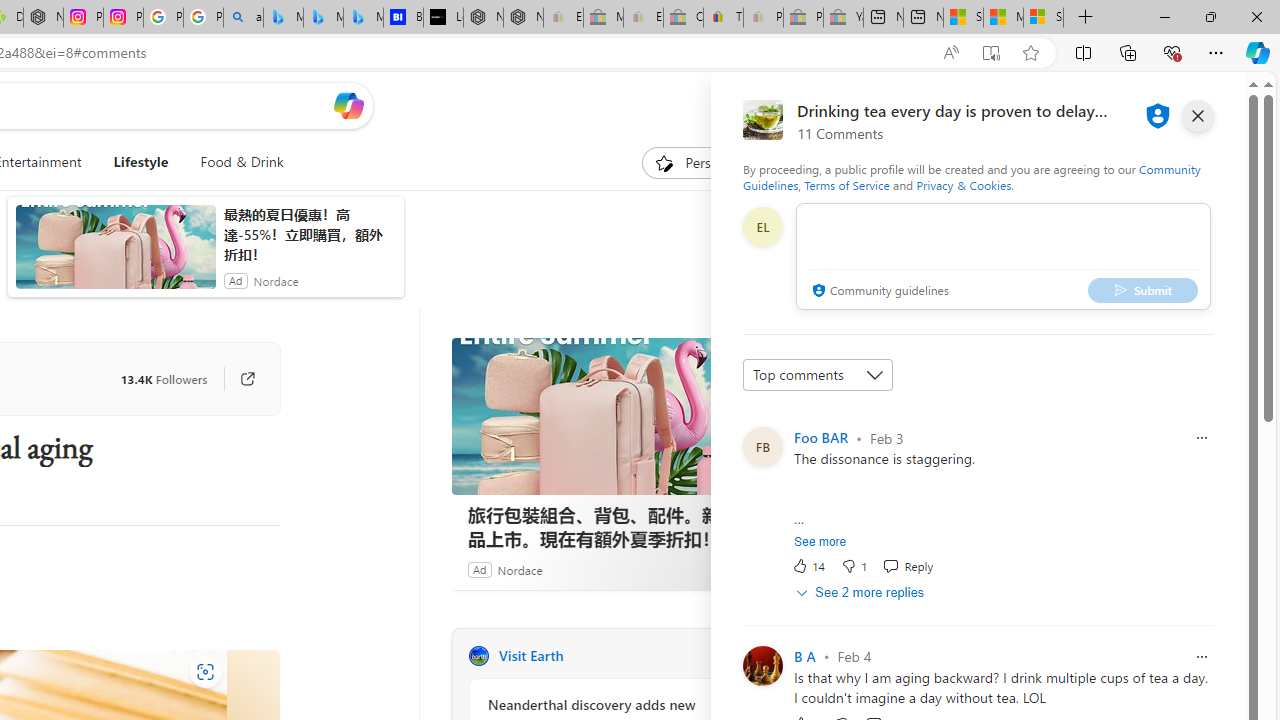 The height and width of the screenshot is (720, 1280). What do you see at coordinates (1143, 290) in the screenshot?
I see `'Submit'` at bounding box center [1143, 290].